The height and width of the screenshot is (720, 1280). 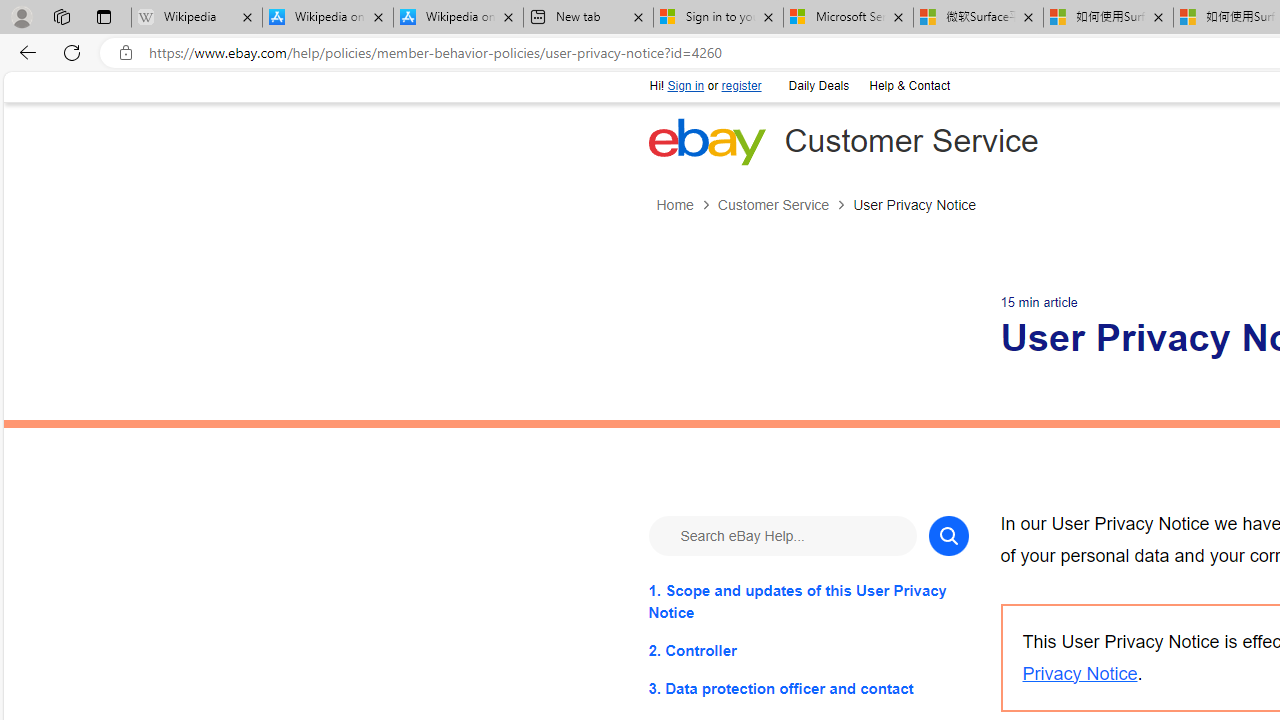 What do you see at coordinates (808, 687) in the screenshot?
I see `'3. Data protection officer and contact'` at bounding box center [808, 687].